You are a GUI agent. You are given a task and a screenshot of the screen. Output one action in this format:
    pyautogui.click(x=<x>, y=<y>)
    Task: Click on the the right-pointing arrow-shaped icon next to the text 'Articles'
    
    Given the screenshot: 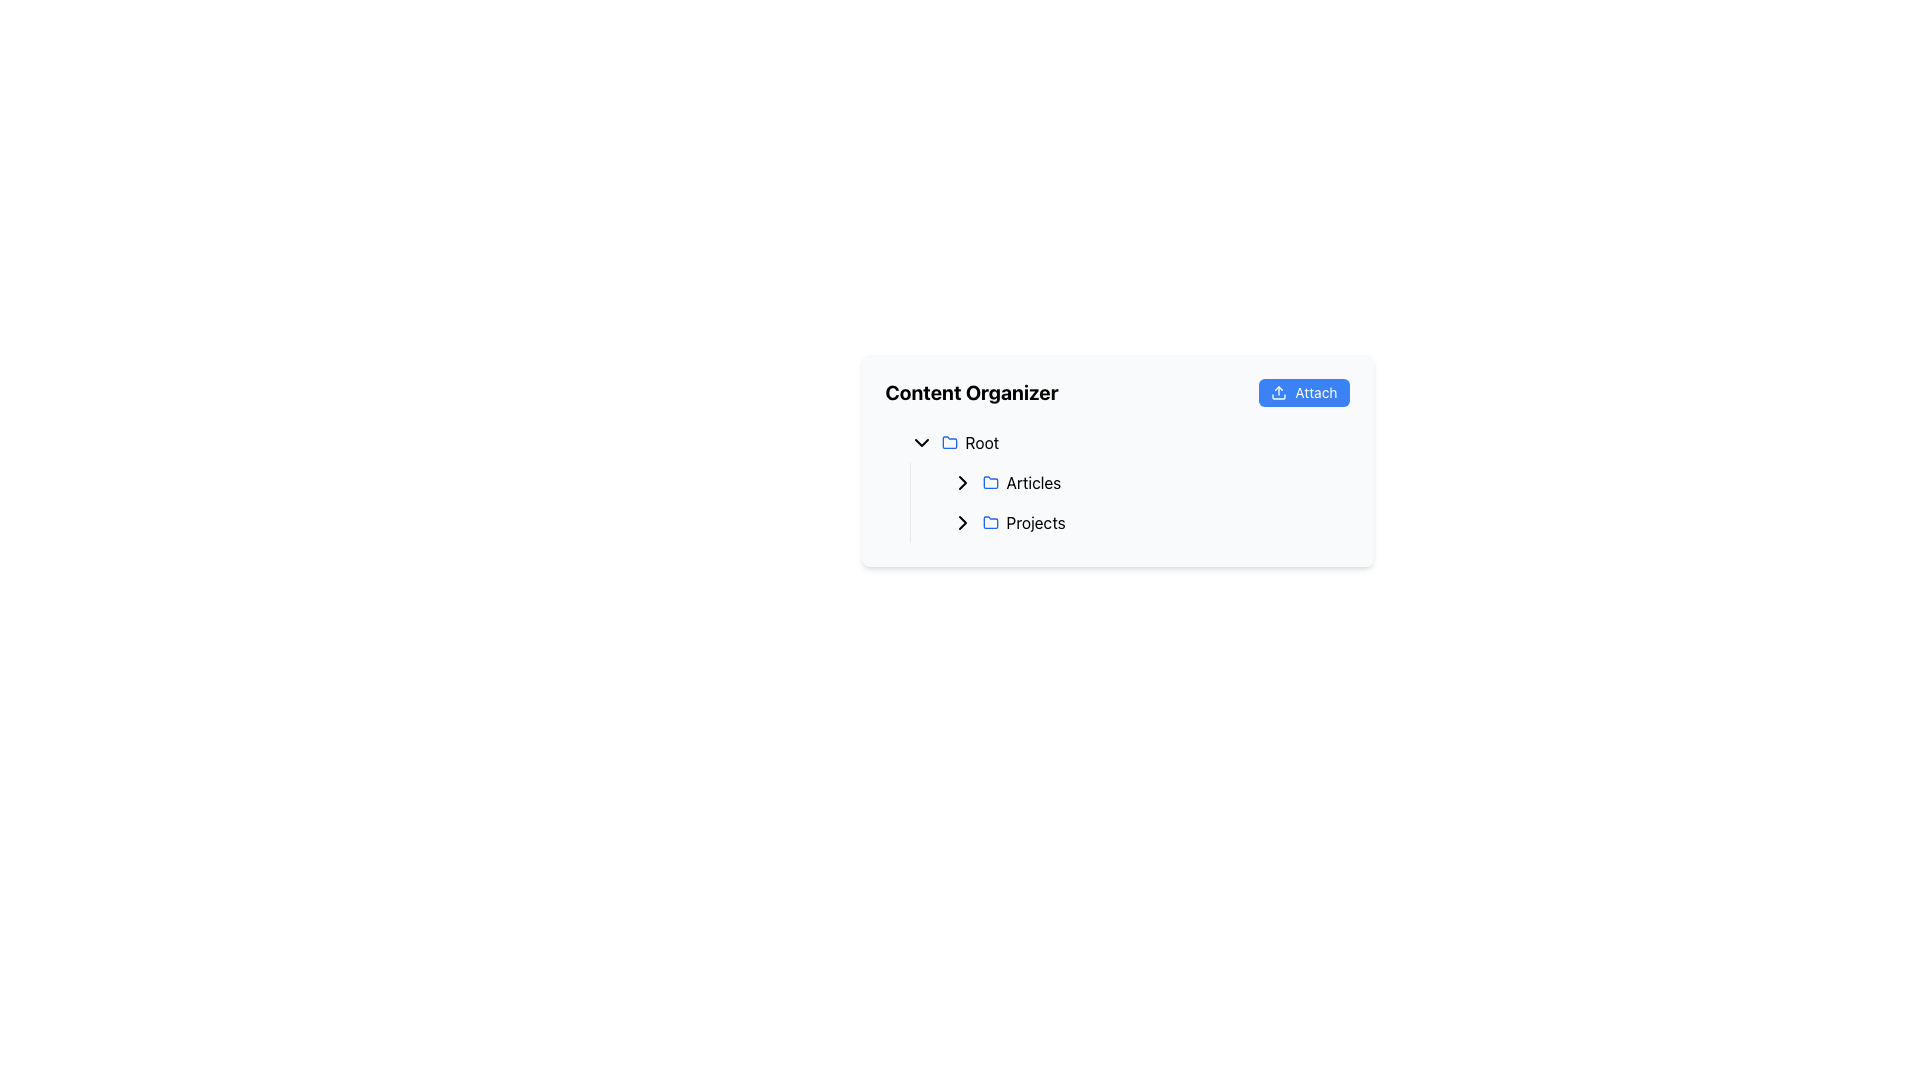 What is the action you would take?
    pyautogui.click(x=962, y=482)
    